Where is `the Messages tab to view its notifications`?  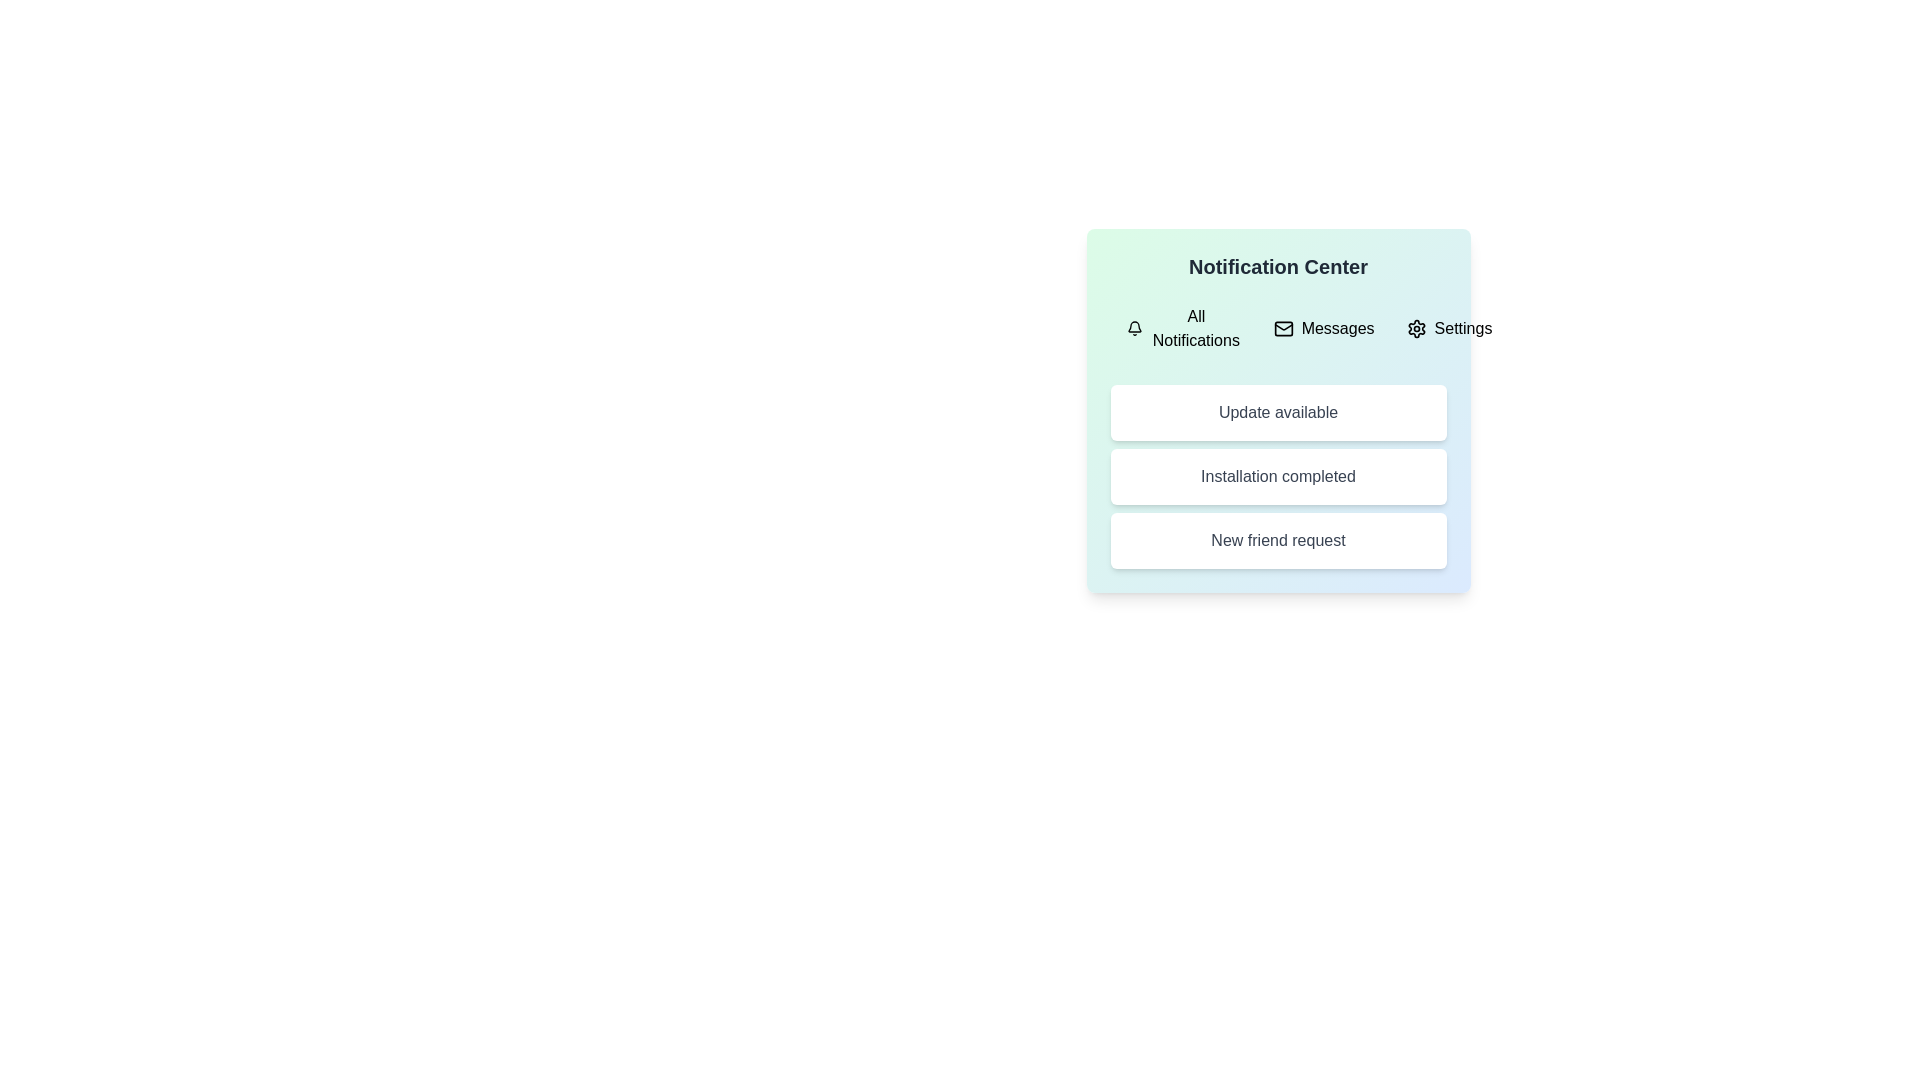
the Messages tab to view its notifications is located at coordinates (1324, 327).